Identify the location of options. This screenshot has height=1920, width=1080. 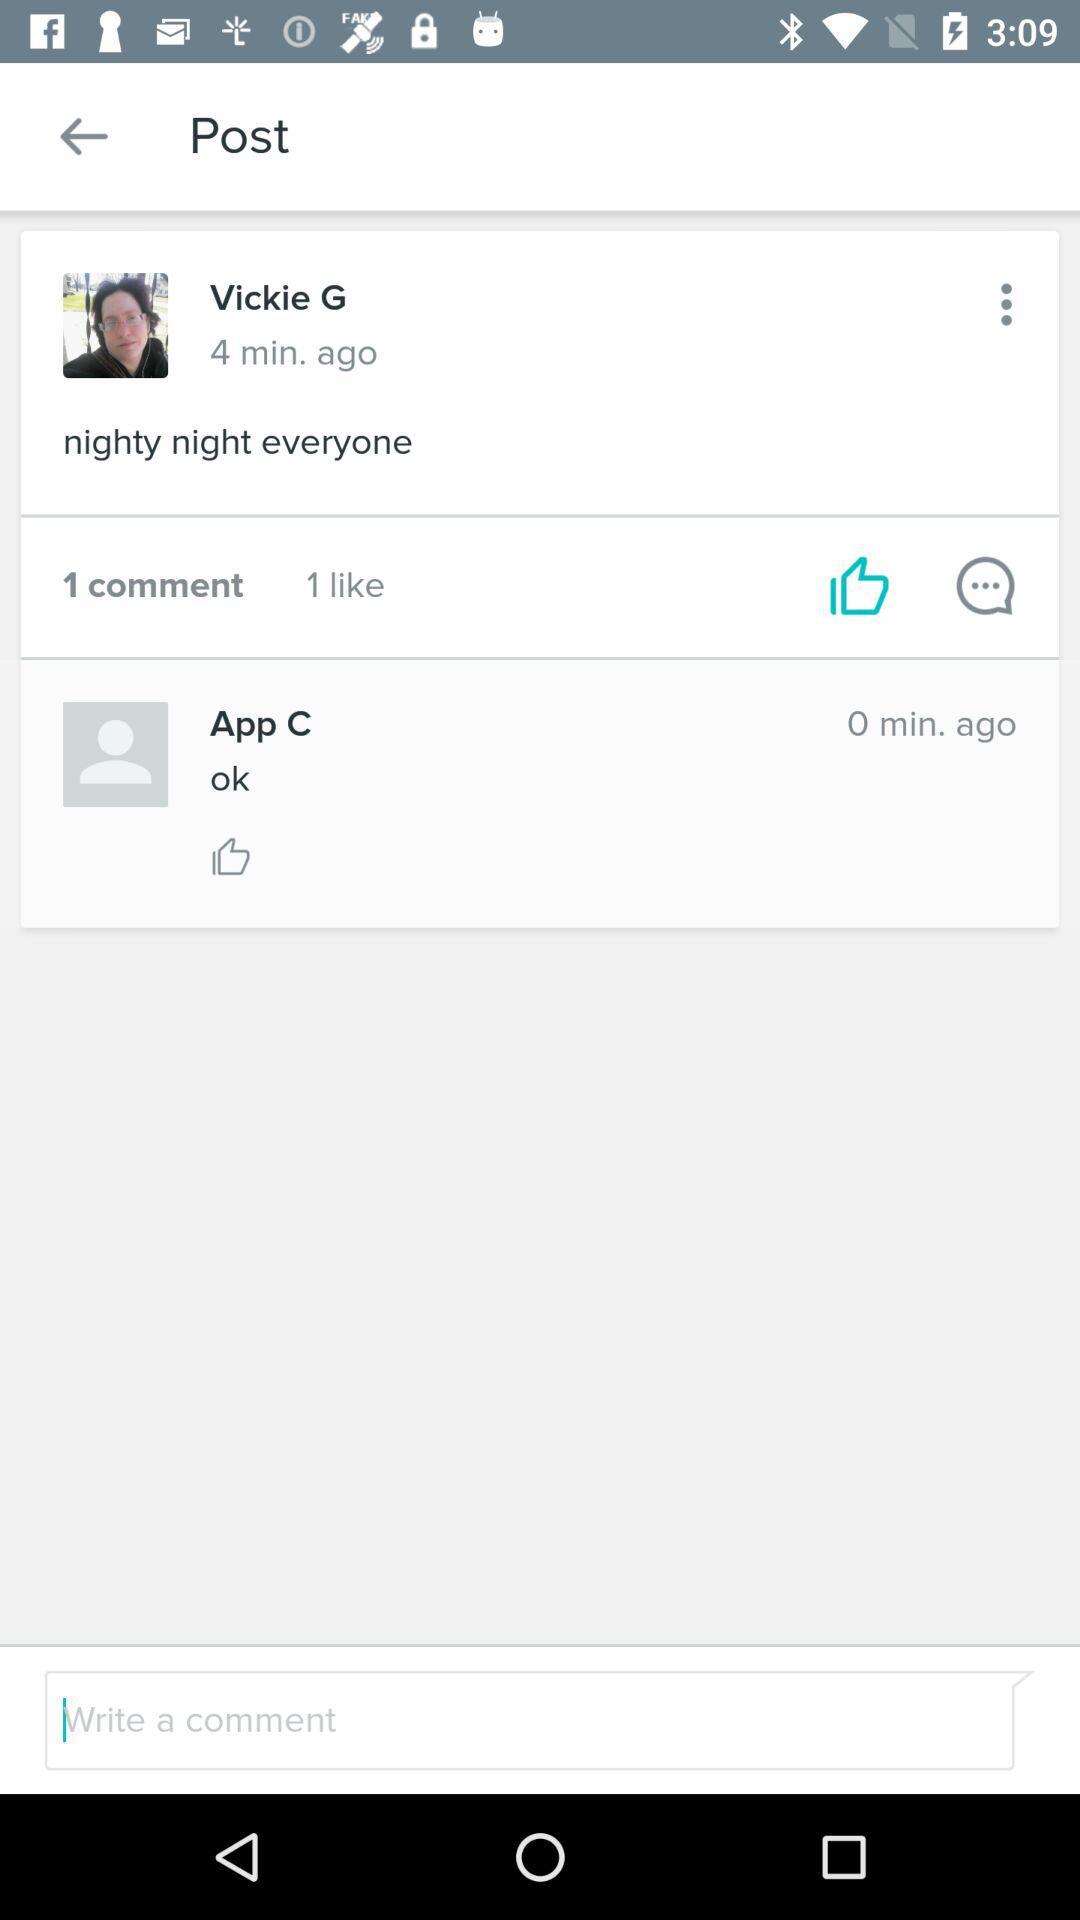
(1006, 303).